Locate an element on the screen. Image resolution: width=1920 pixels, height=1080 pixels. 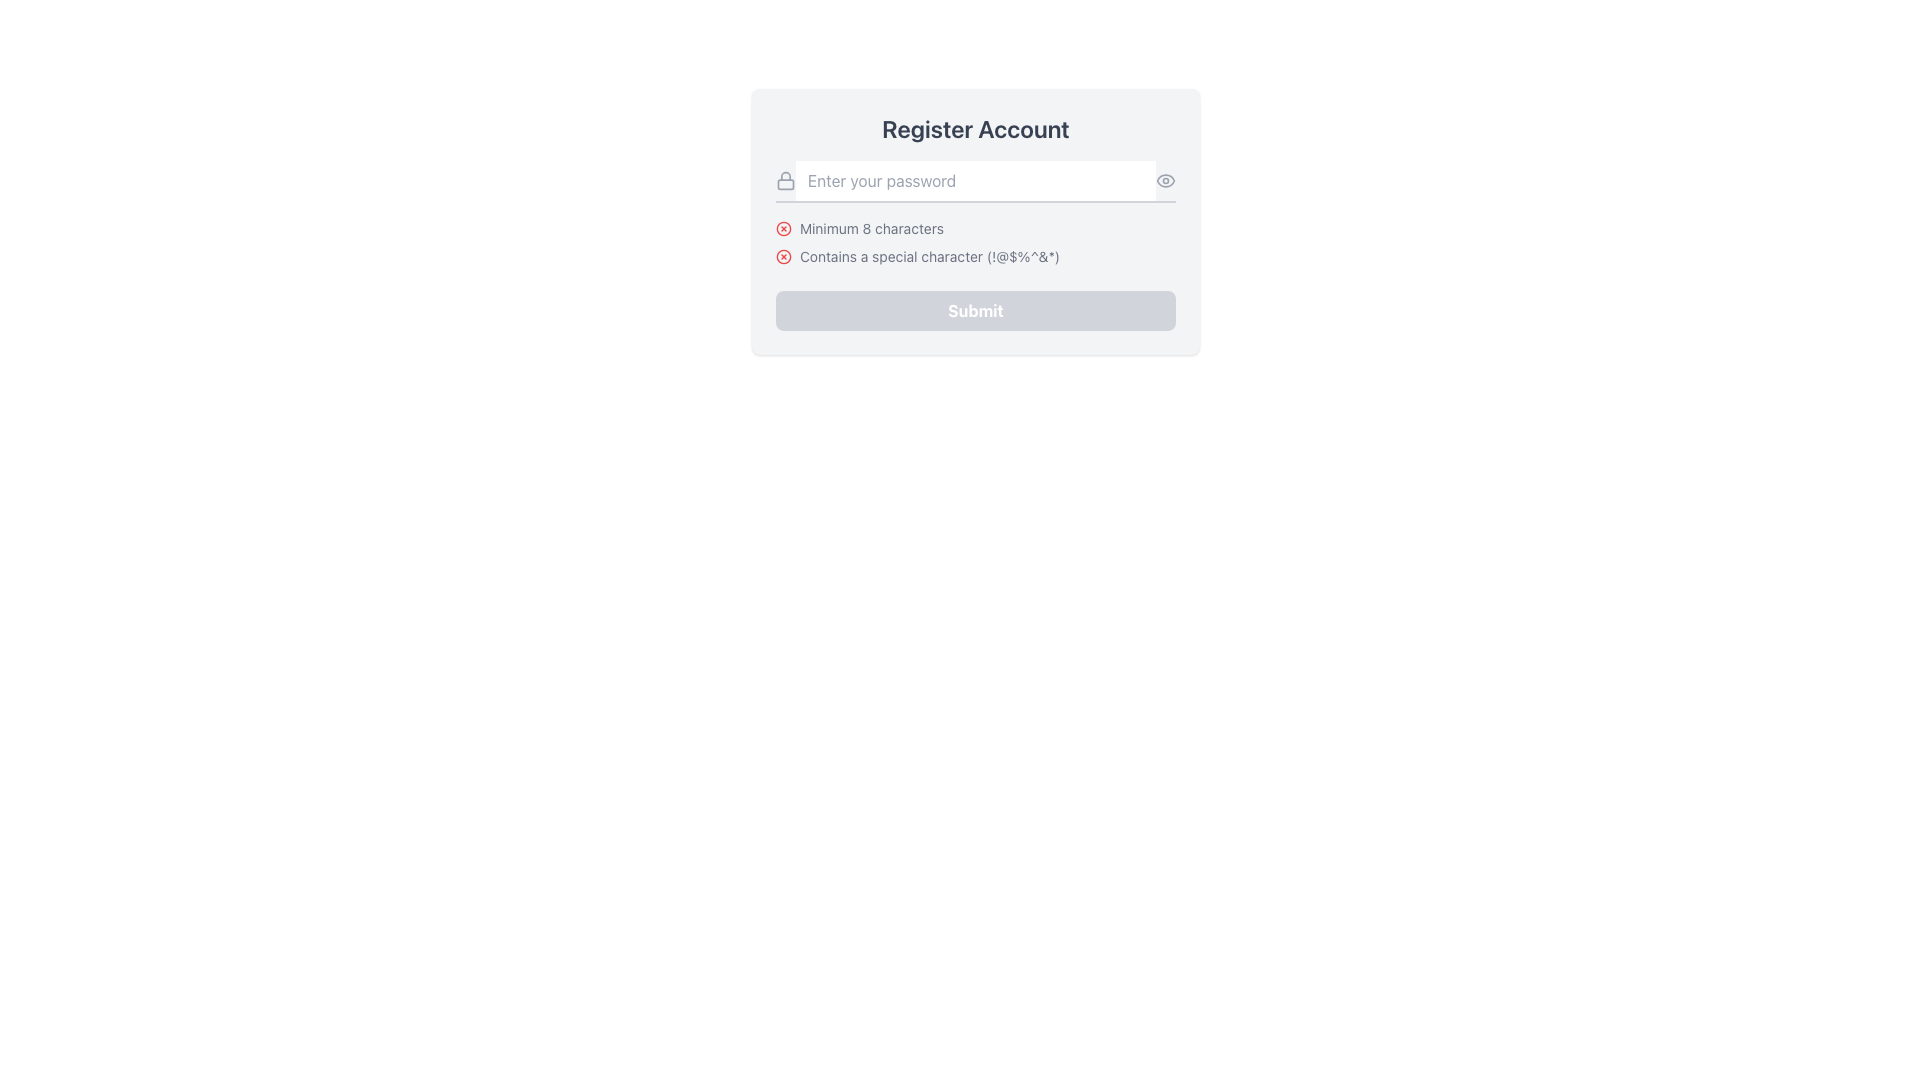
the password entry icon located at the far left of the input field, which indicates that the adjacent field is for password entry is located at coordinates (785, 181).